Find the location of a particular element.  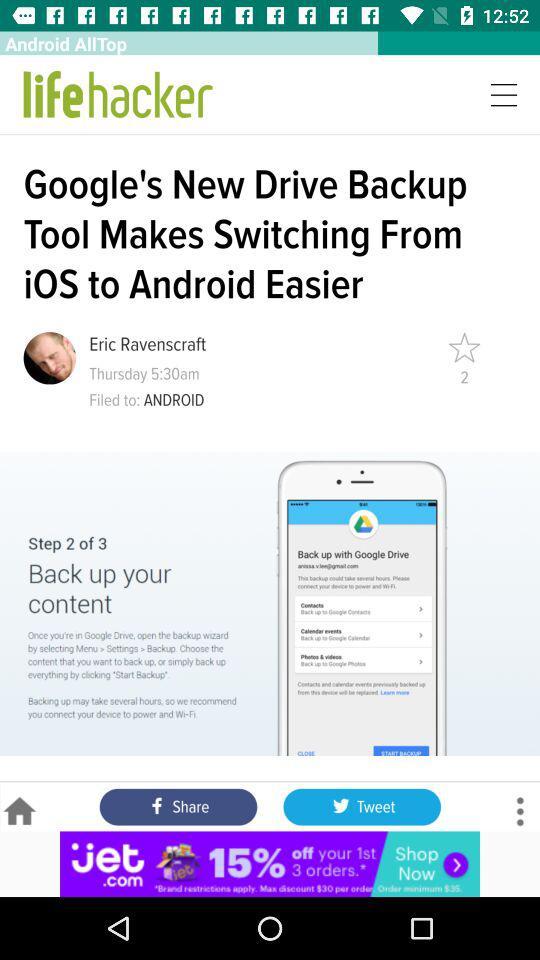

jet.com is located at coordinates (270, 863).